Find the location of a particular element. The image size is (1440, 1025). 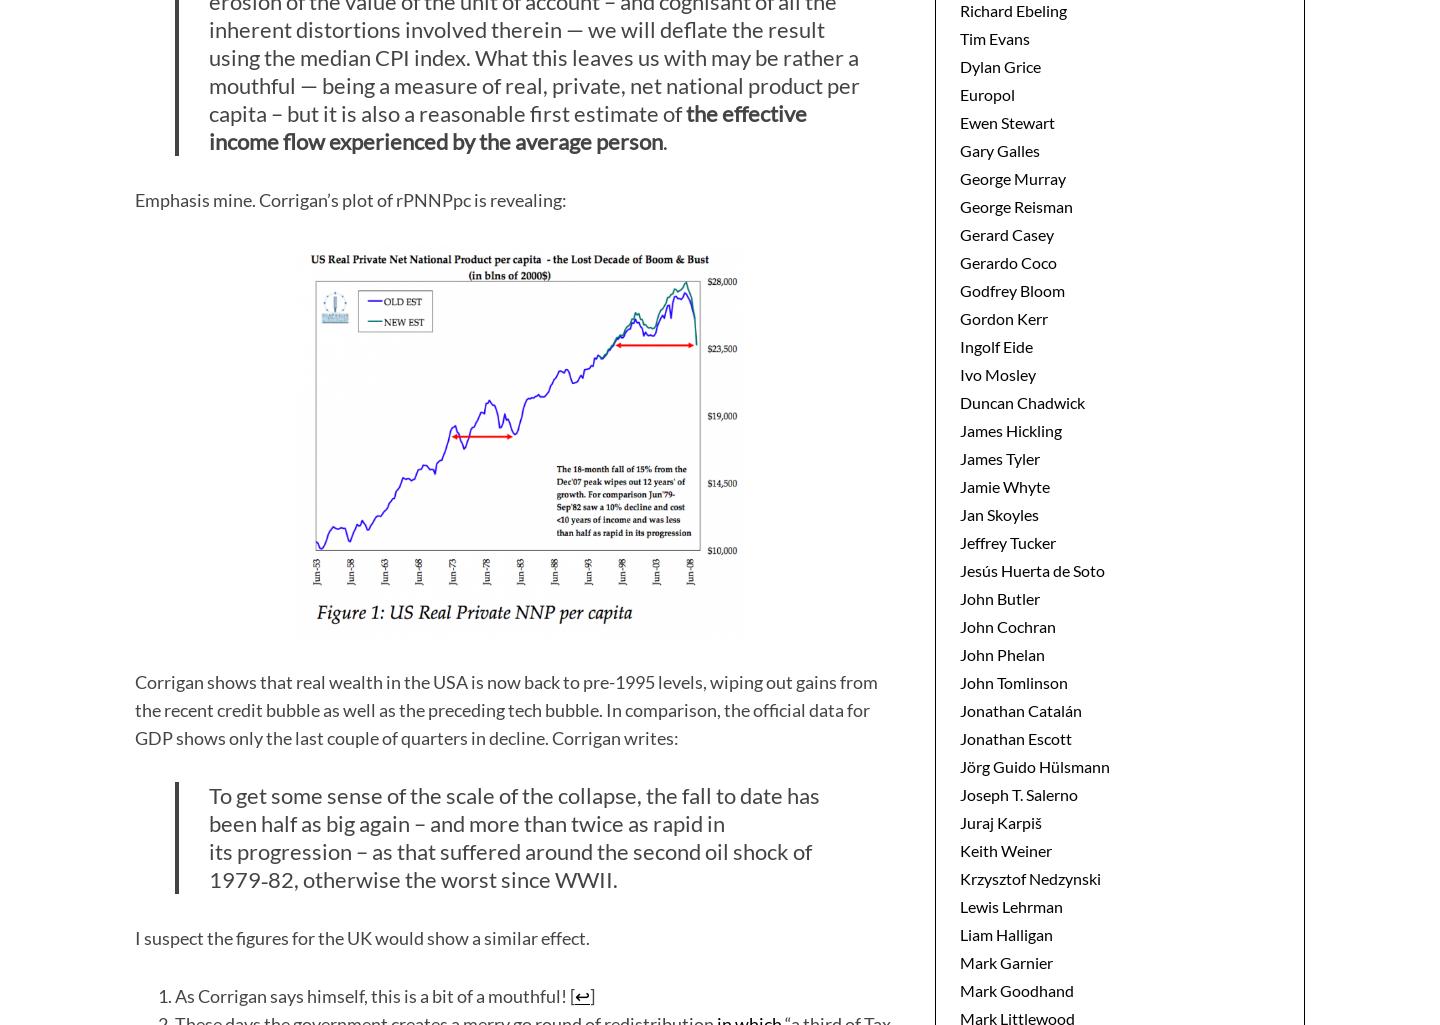

'Gerardo Coco' is located at coordinates (1007, 260).